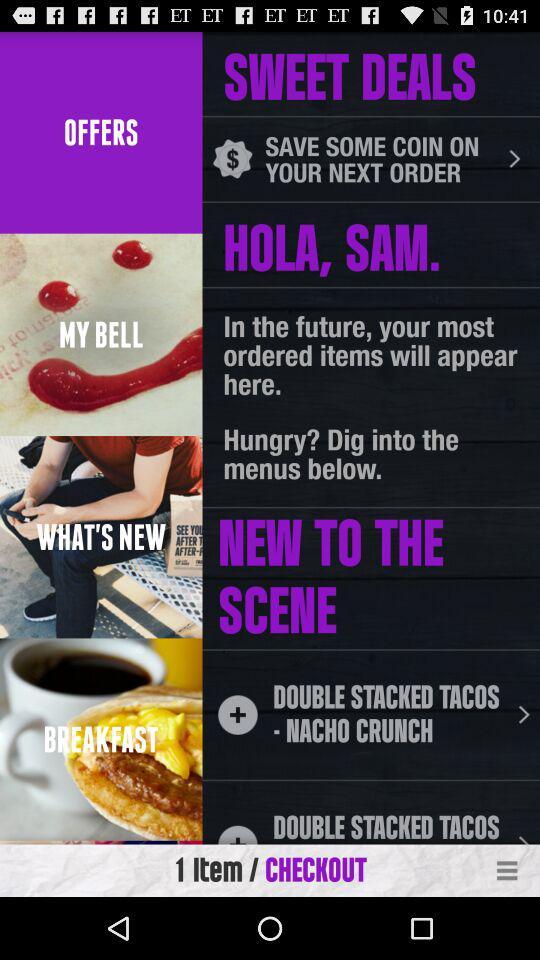 The height and width of the screenshot is (960, 540). What do you see at coordinates (524, 715) in the screenshot?
I see `the icon right to the word  tacos` at bounding box center [524, 715].